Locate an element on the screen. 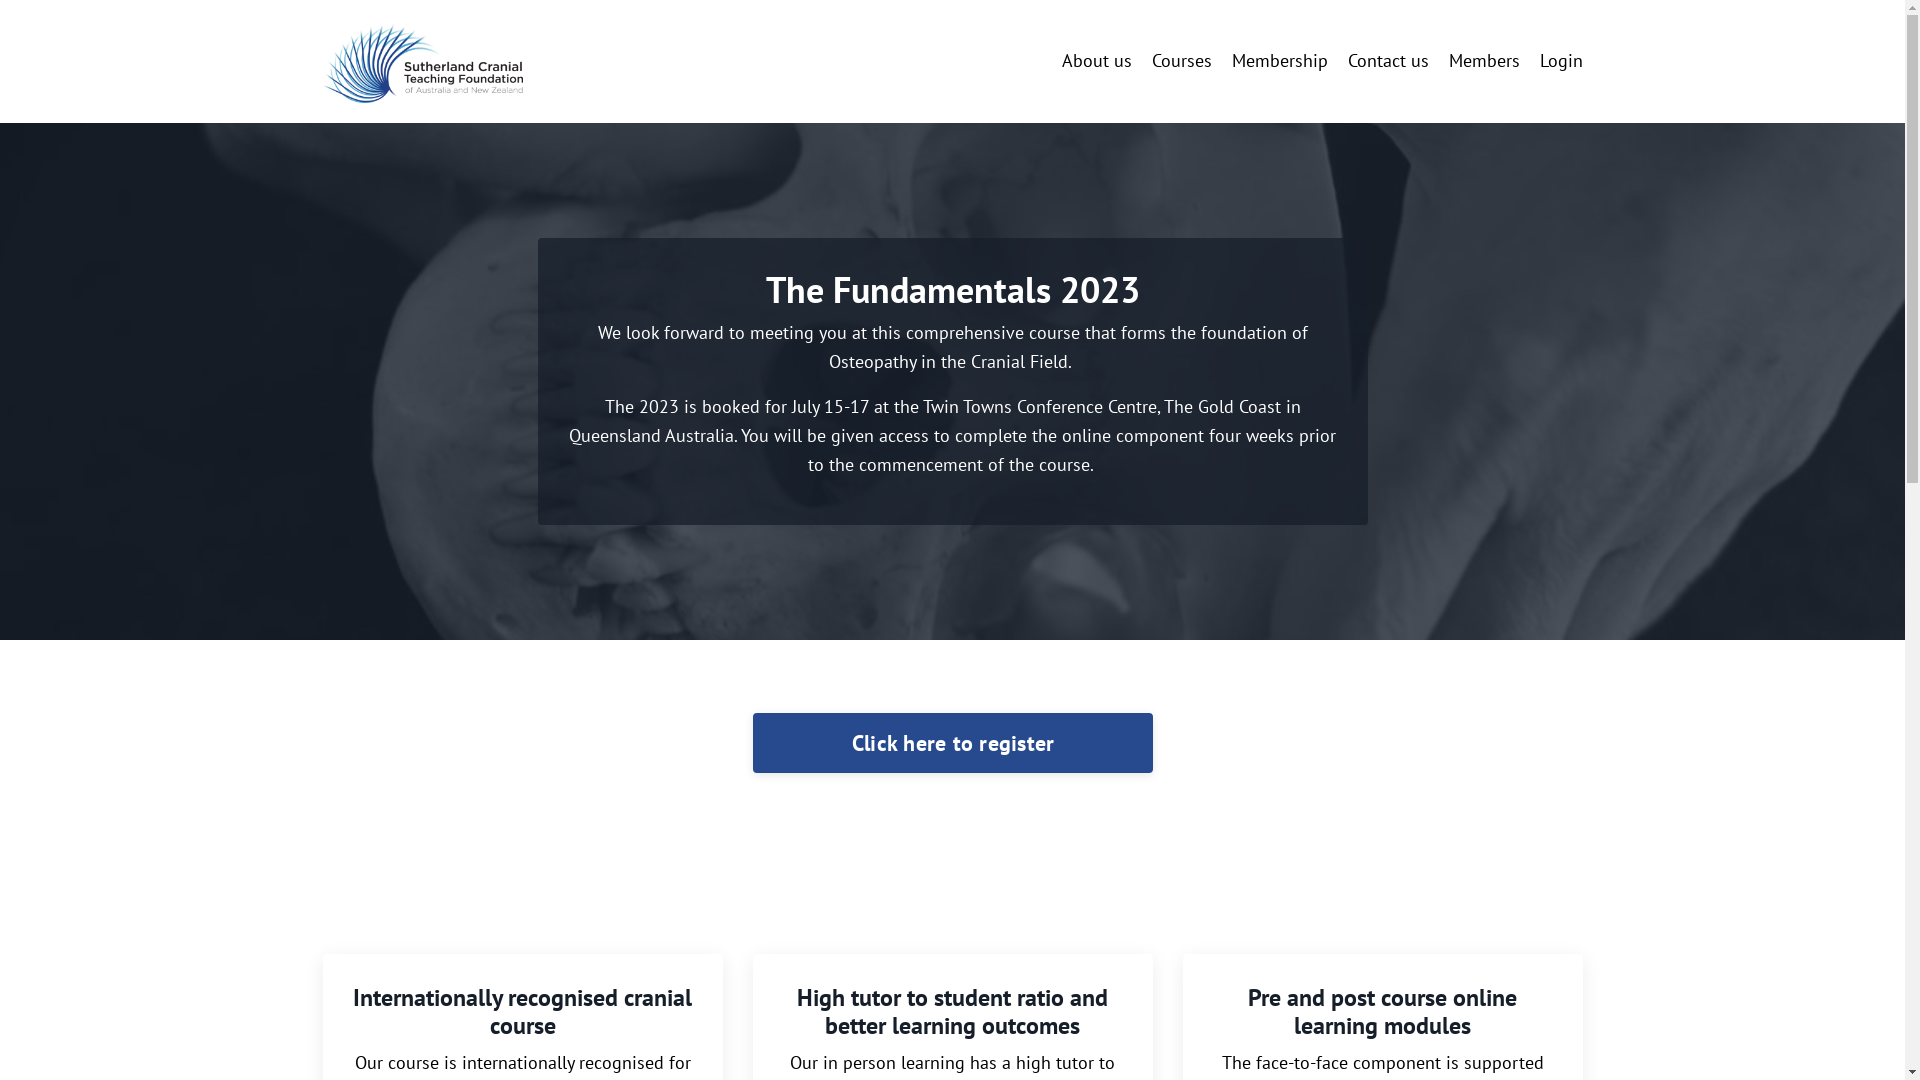 This screenshot has width=1920, height=1080. 'Members' is located at coordinates (1448, 60).